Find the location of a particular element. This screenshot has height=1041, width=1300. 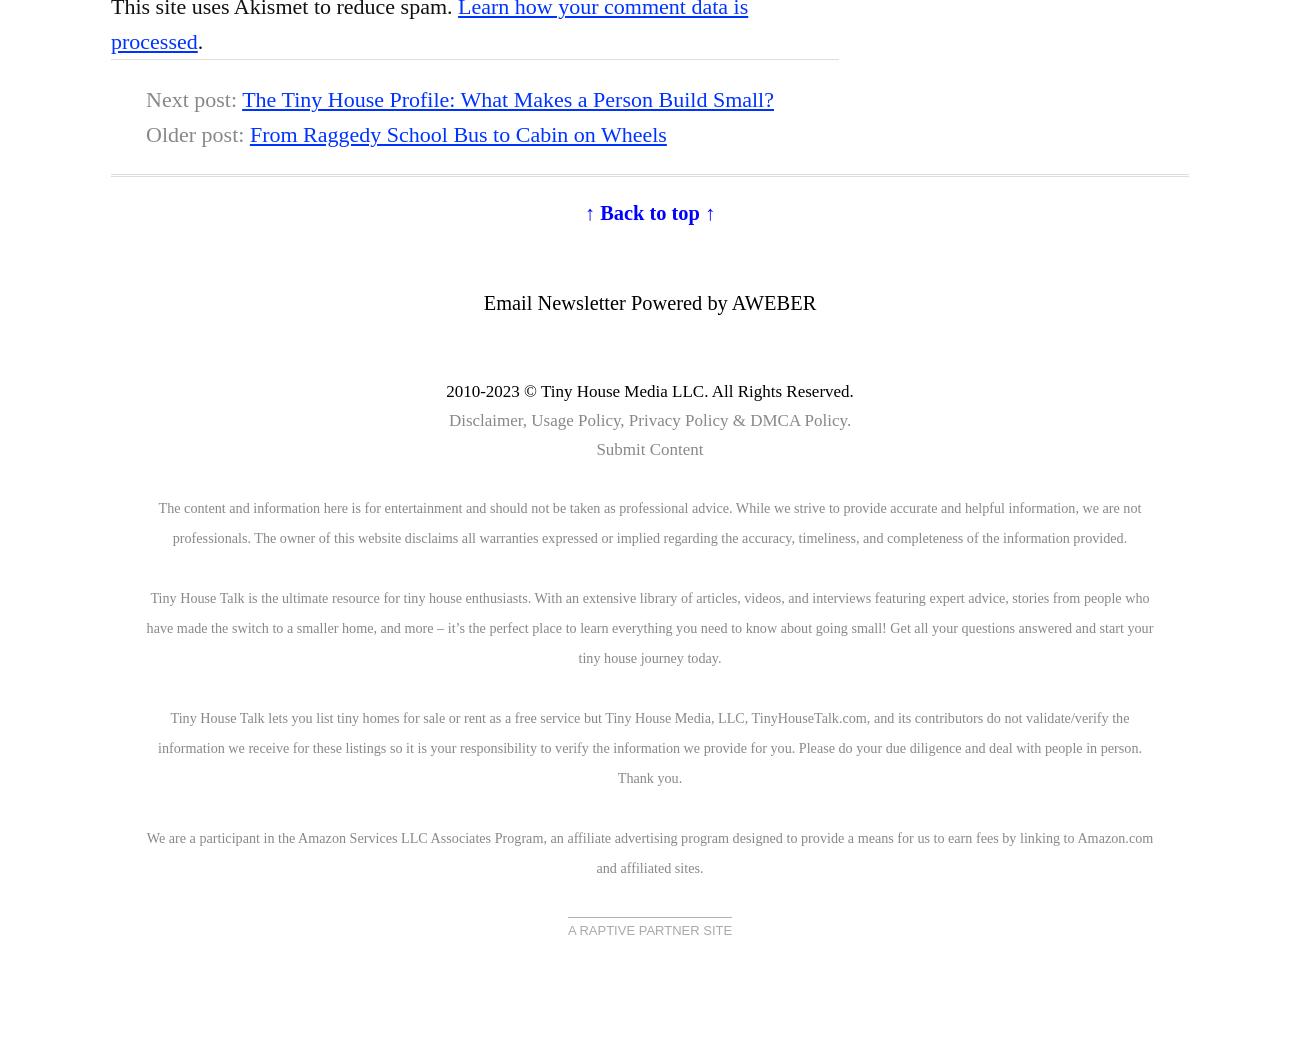

'Email Newsletter Powered by' is located at coordinates (606, 302).